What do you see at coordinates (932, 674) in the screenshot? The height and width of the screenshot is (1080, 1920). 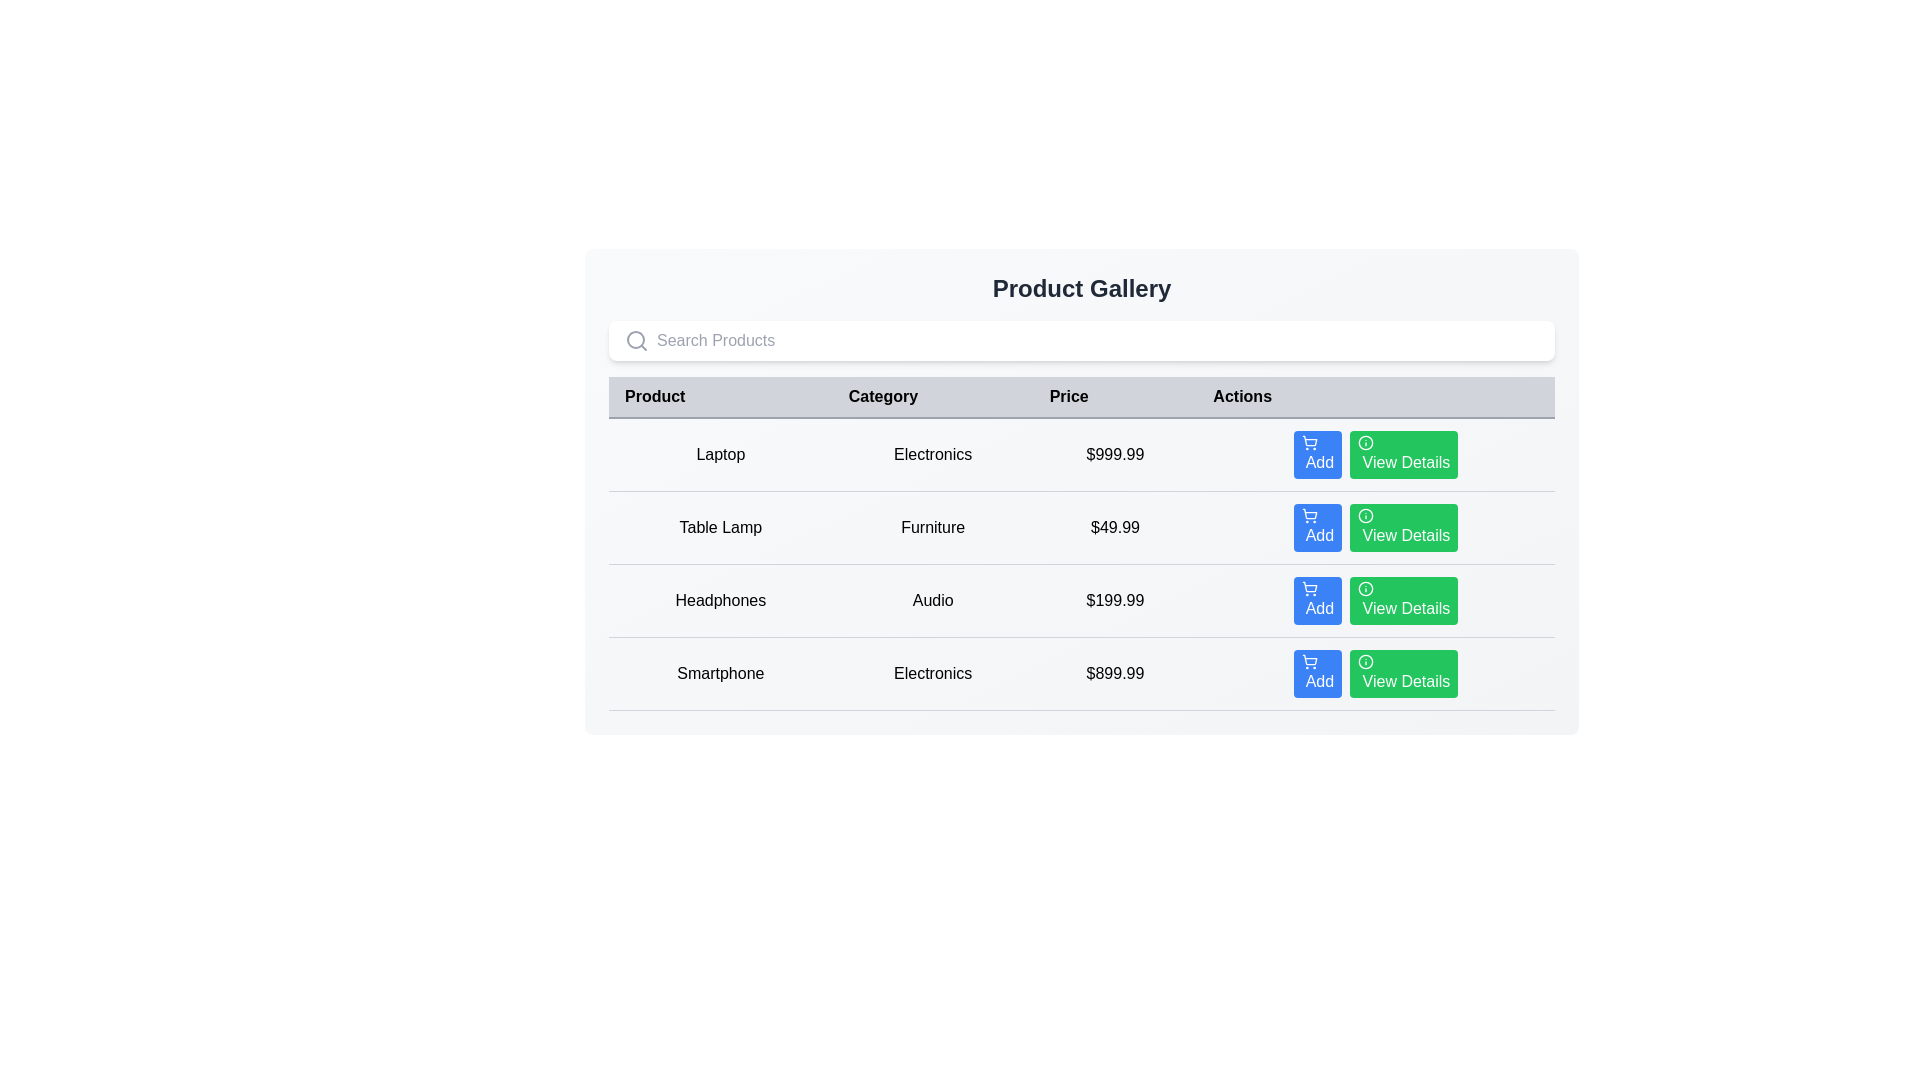 I see `the static text label displaying 'Electronics' located in the fourth row of the table under the 'Category' column` at bounding box center [932, 674].